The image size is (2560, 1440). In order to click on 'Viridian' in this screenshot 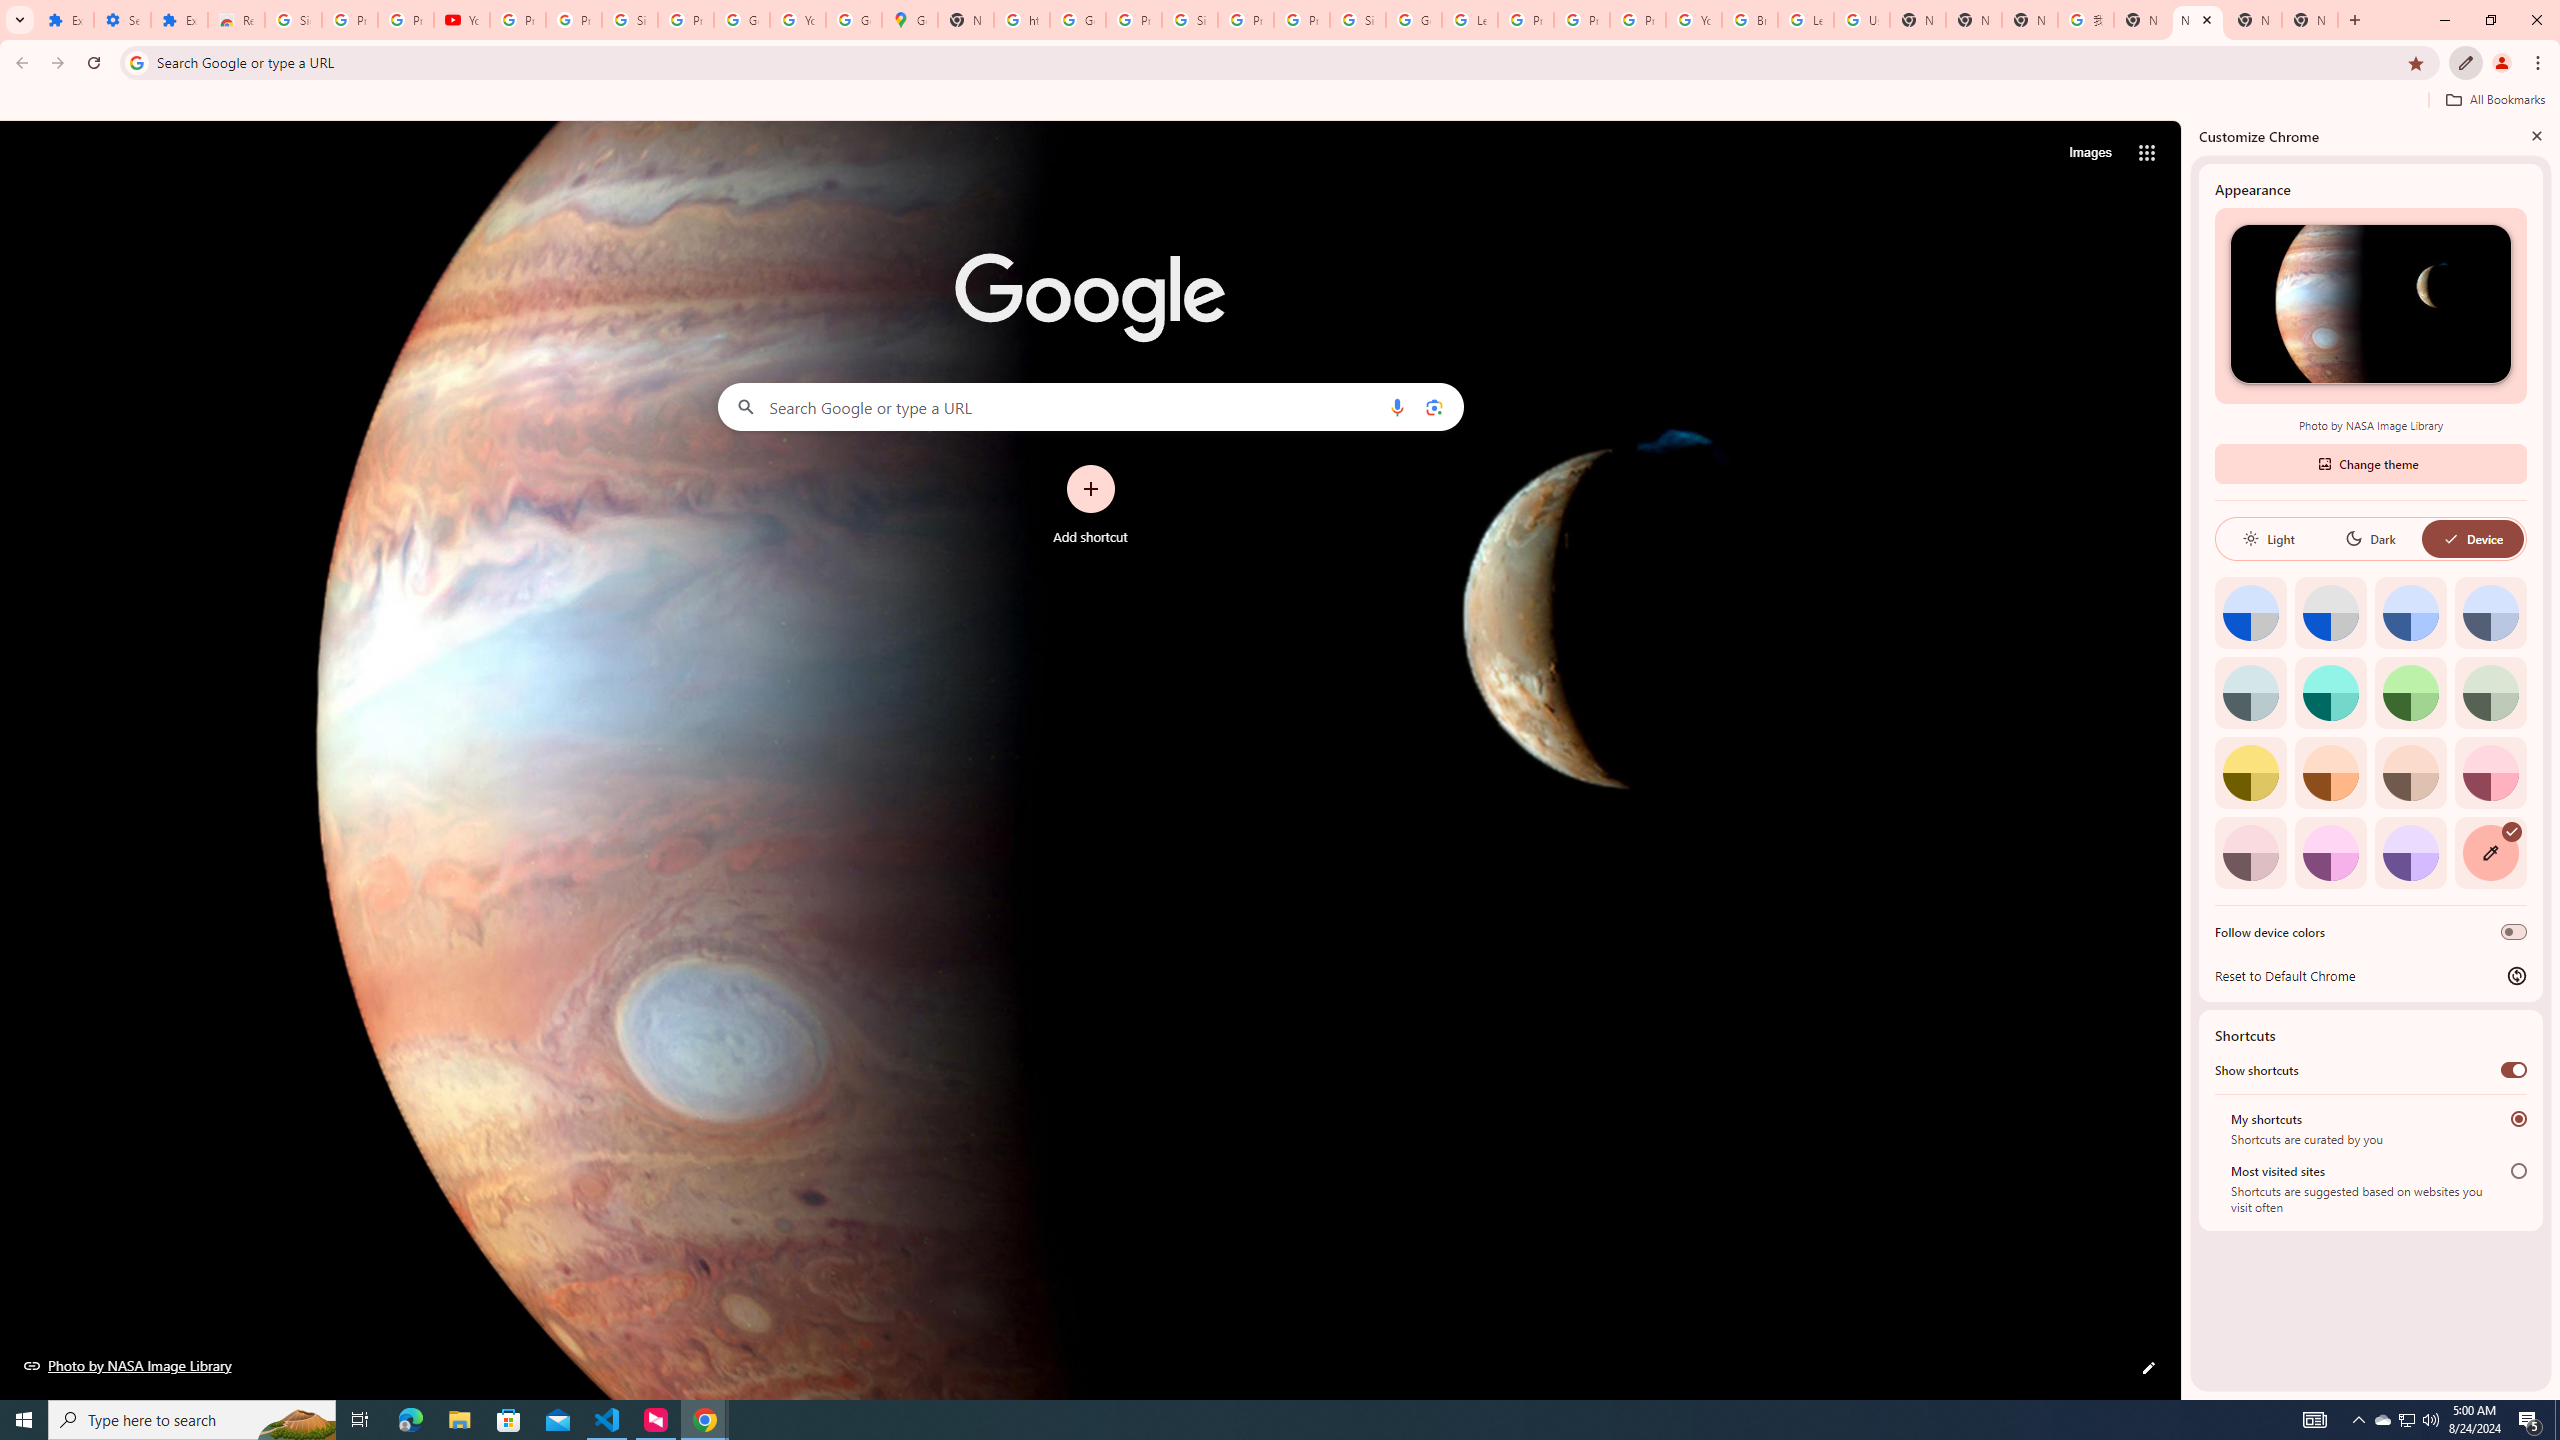, I will do `click(2490, 692)`.